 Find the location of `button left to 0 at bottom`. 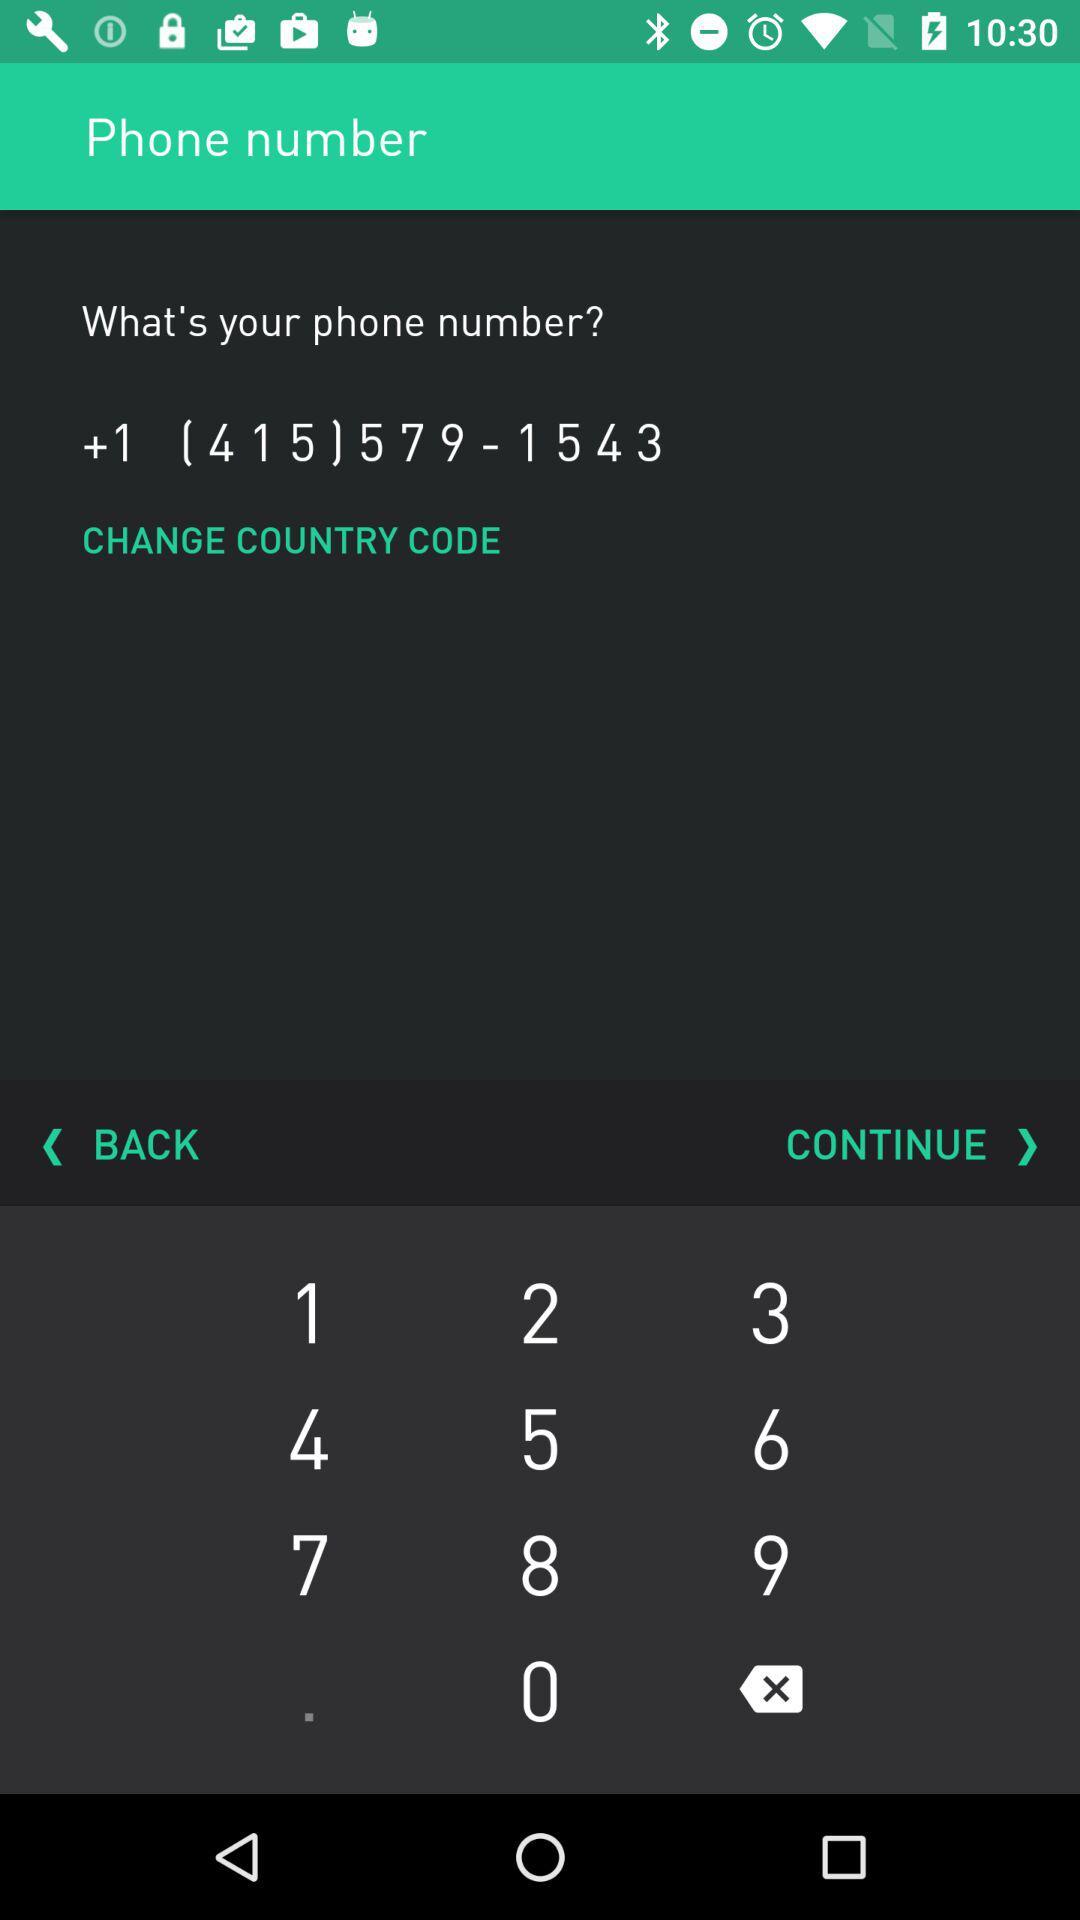

button left to 0 at bottom is located at coordinates (309, 1688).